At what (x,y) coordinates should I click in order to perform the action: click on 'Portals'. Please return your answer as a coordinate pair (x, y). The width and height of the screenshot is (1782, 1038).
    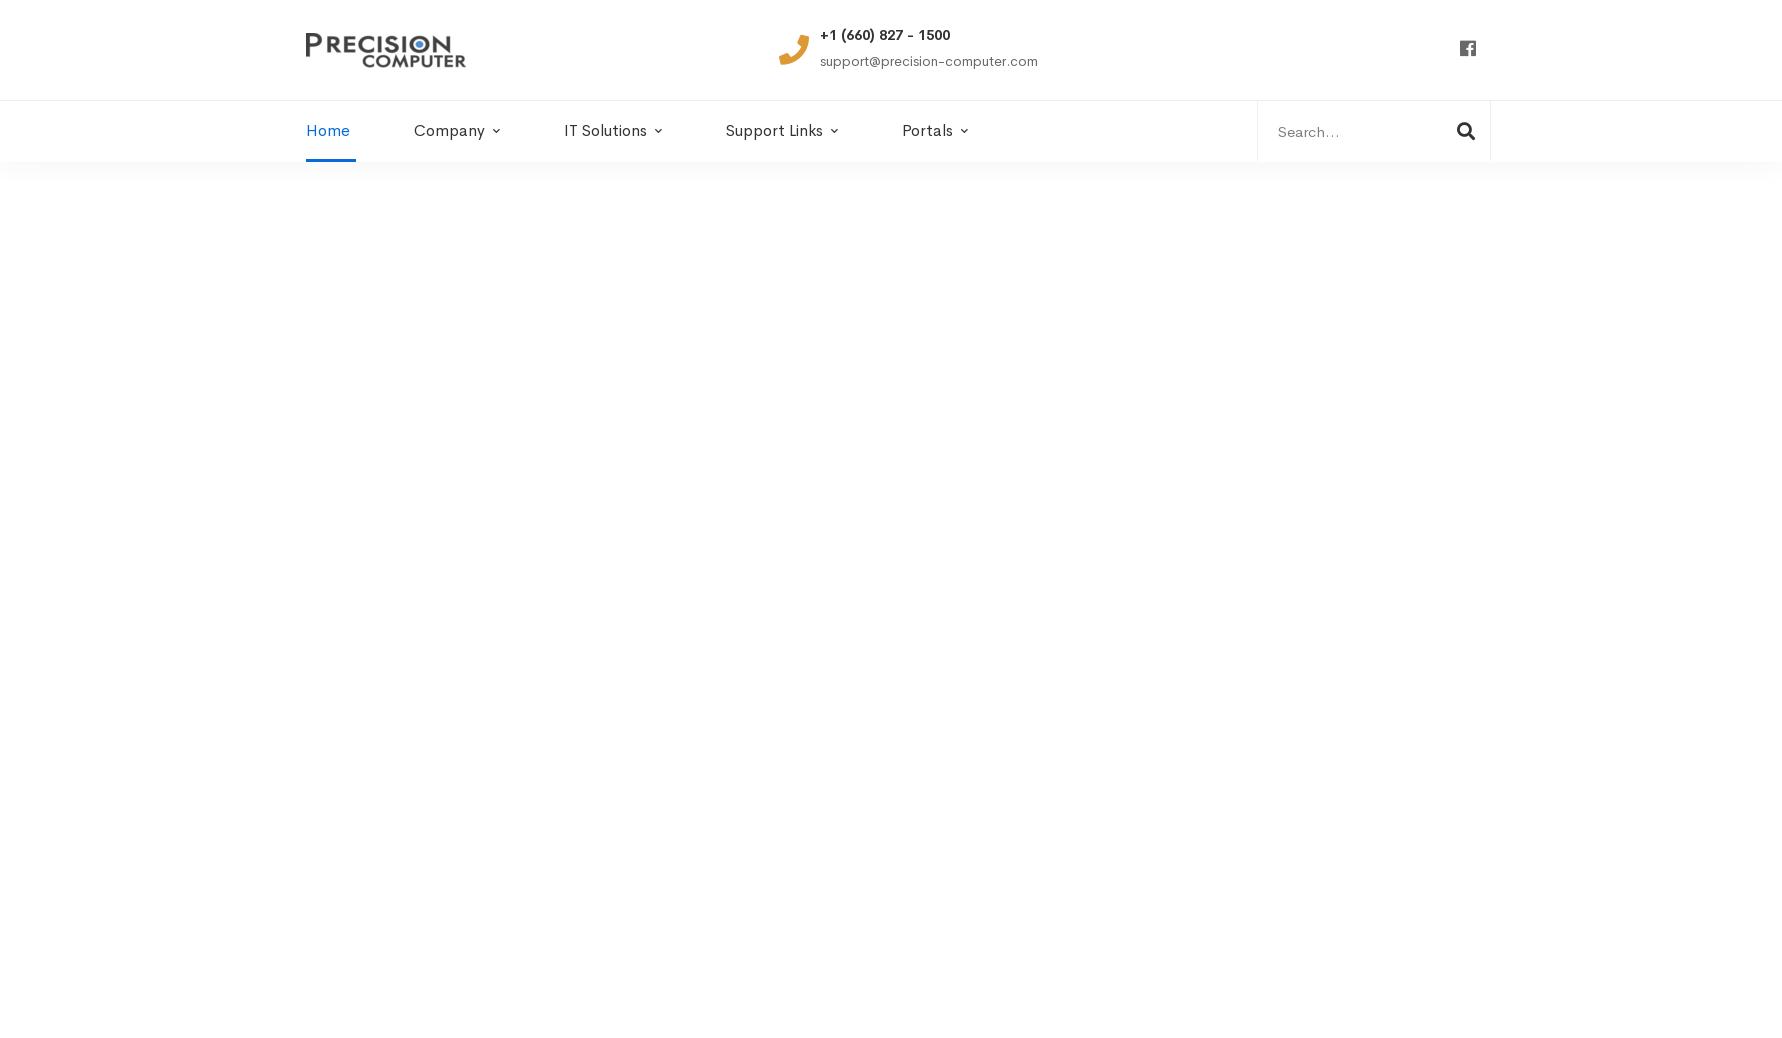
    Looking at the image, I should click on (927, 129).